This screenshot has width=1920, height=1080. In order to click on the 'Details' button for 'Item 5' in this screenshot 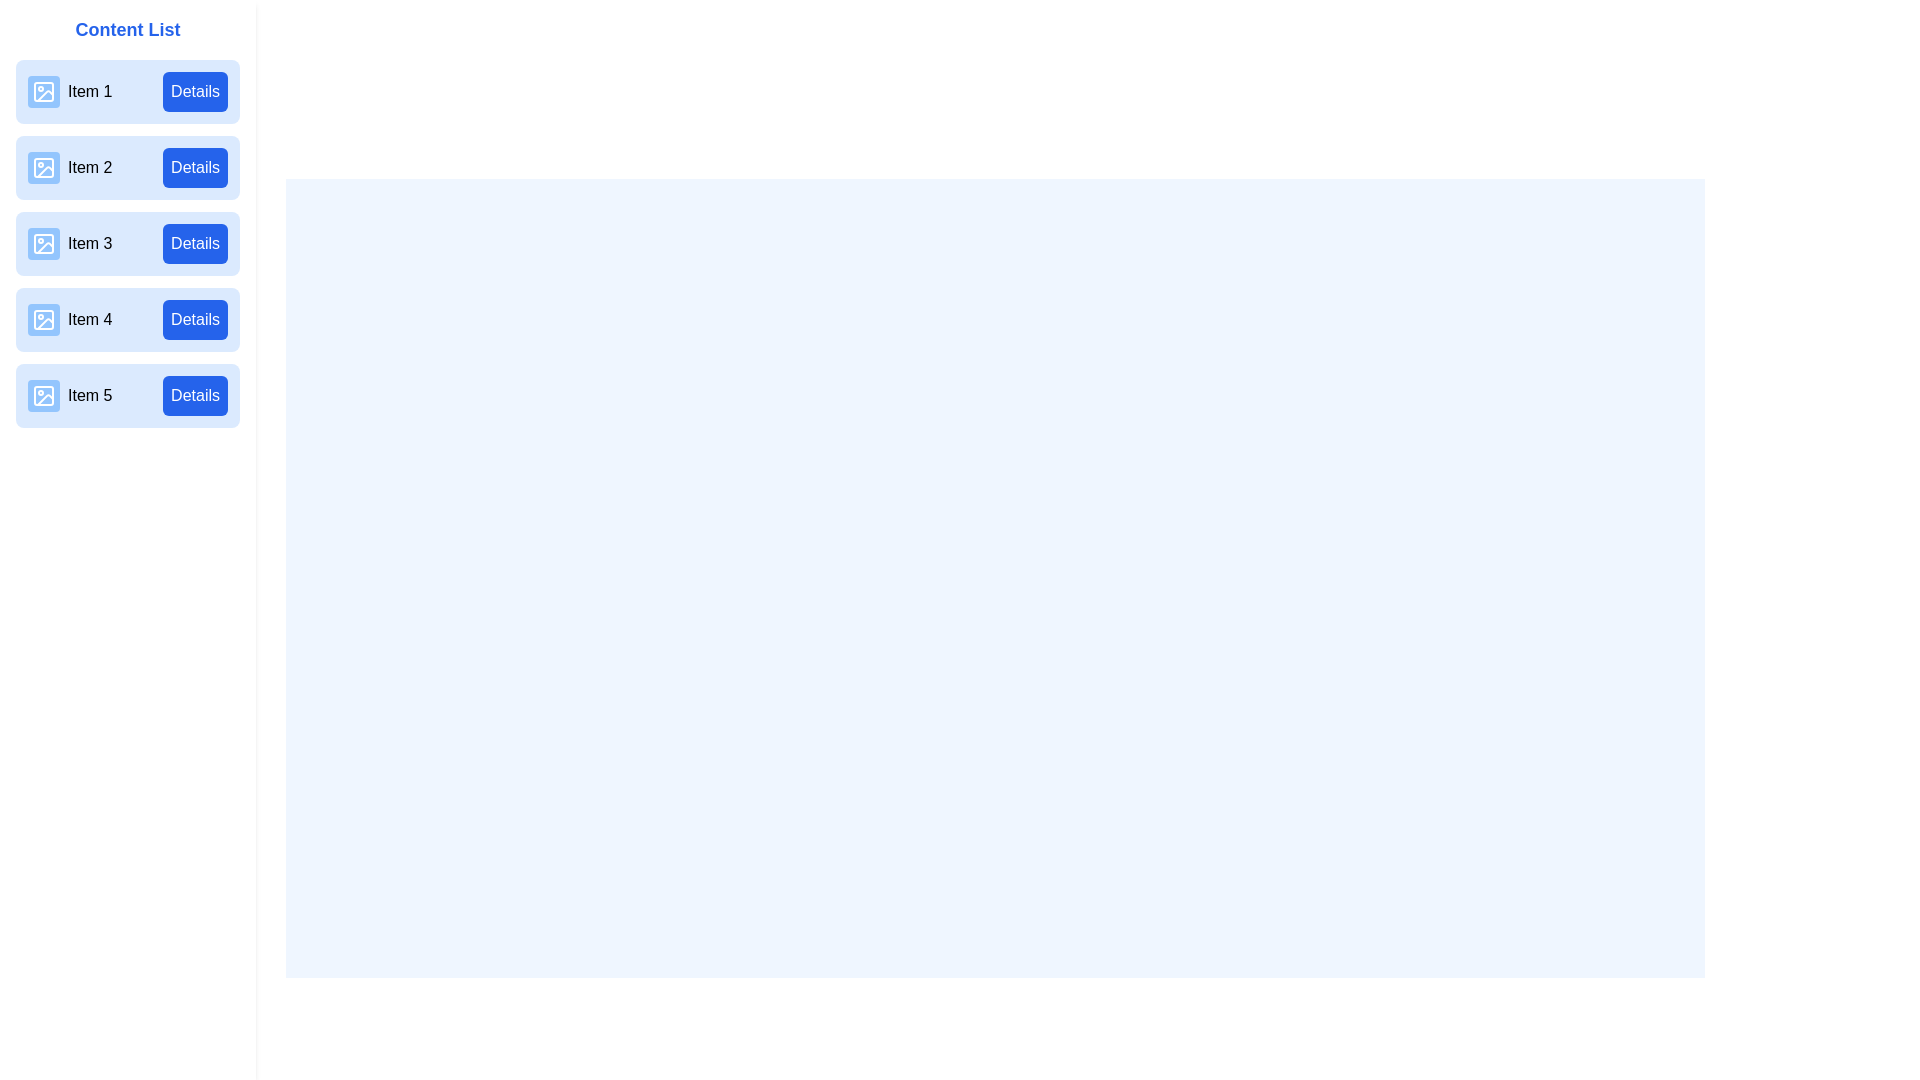, I will do `click(195, 396)`.